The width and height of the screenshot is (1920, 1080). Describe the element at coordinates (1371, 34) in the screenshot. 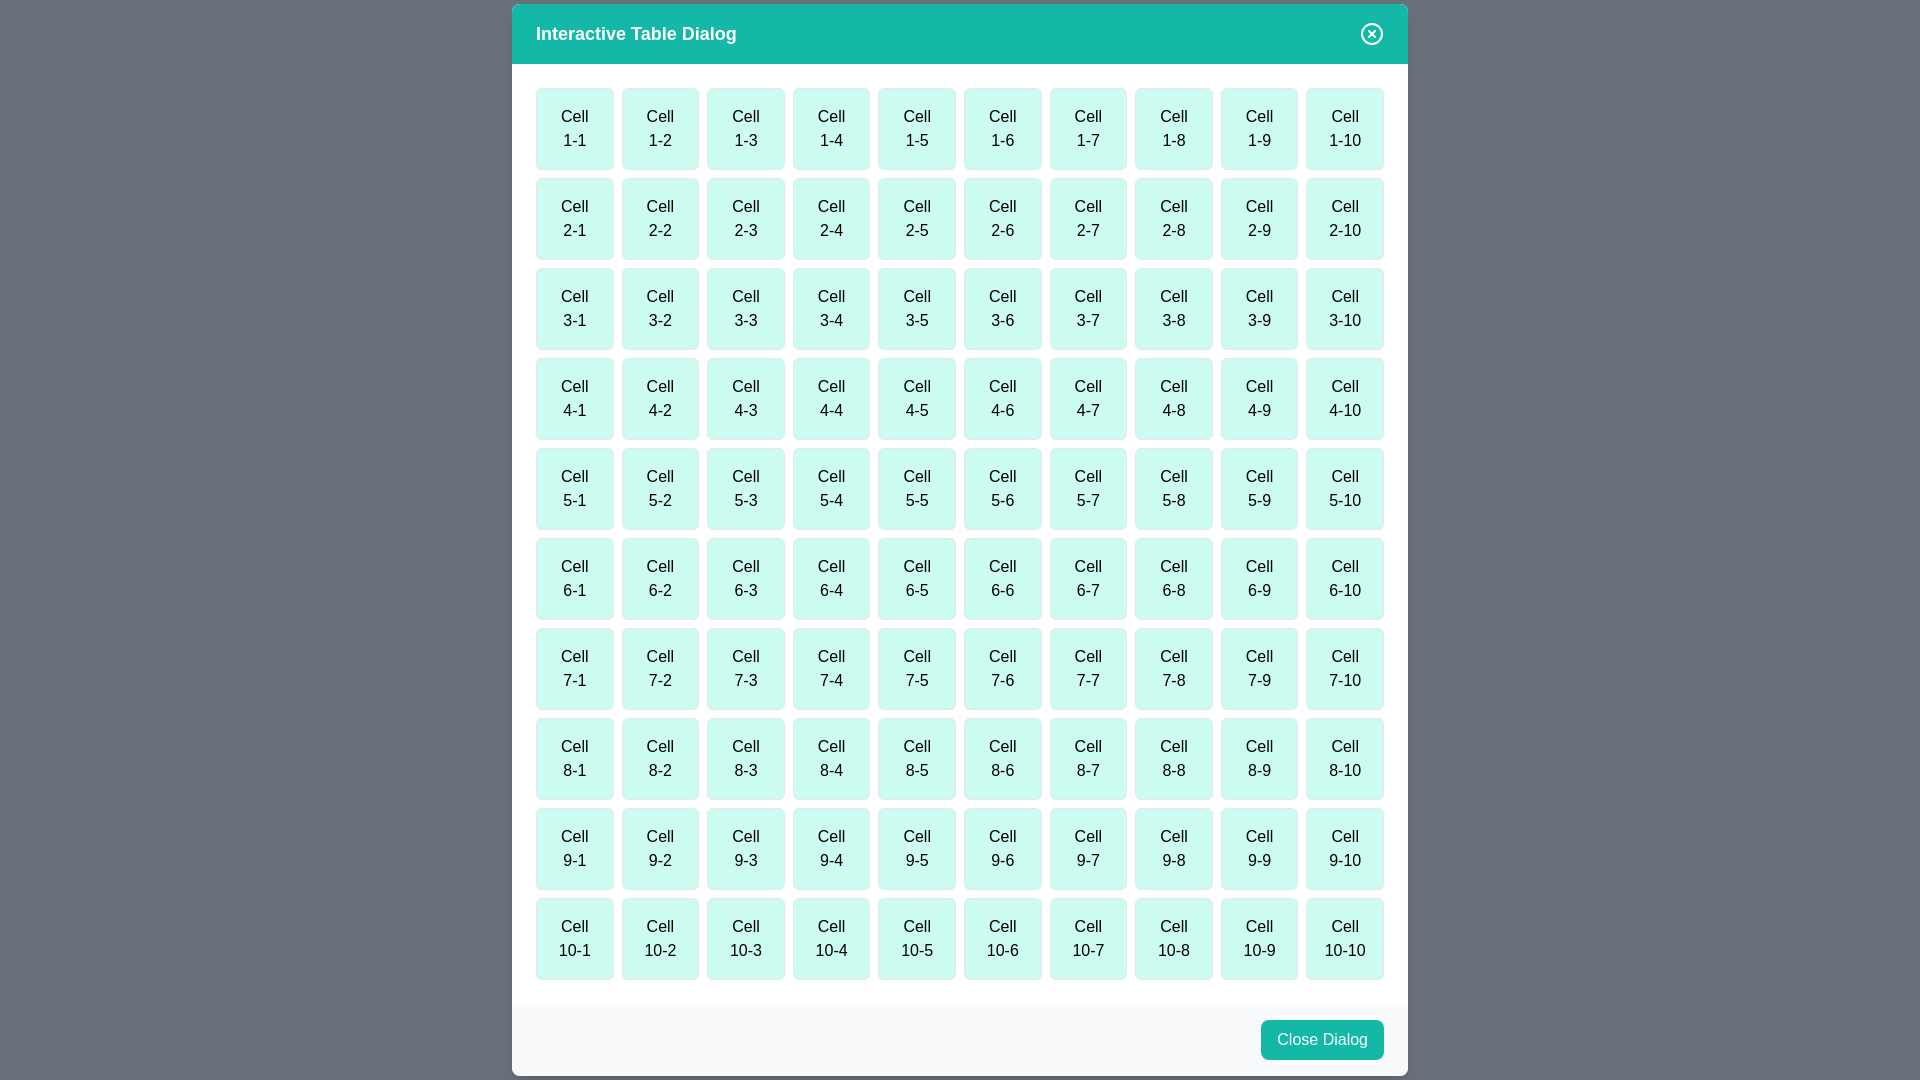

I see `the close button in the header to close the dialog` at that location.